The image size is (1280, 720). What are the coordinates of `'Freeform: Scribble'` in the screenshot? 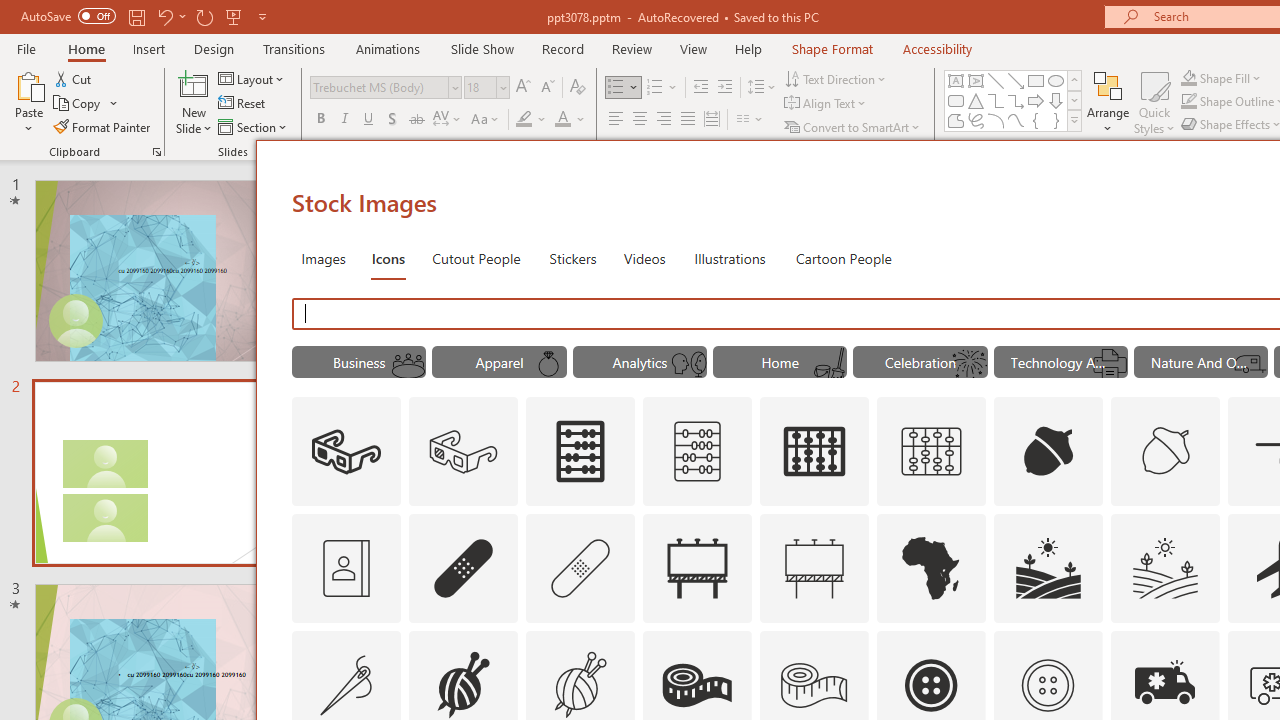 It's located at (976, 120).